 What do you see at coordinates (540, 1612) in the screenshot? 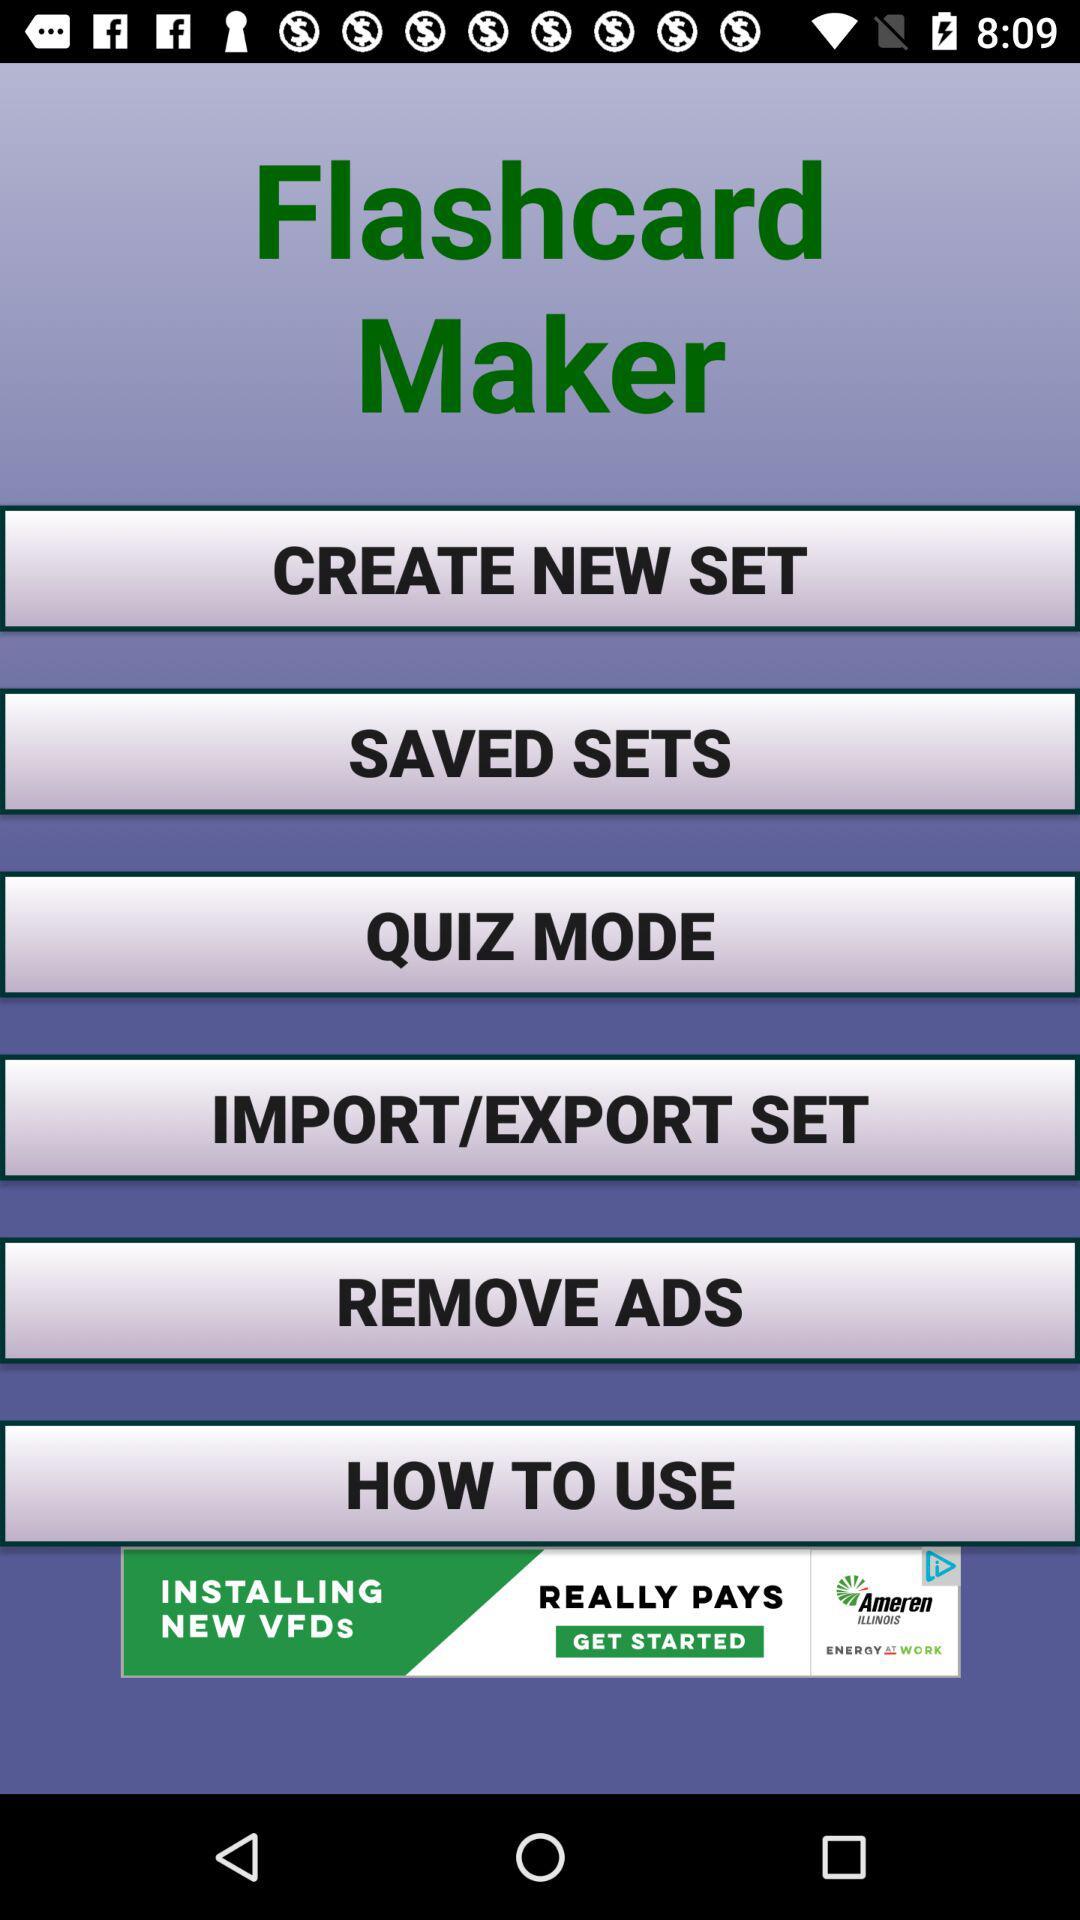
I see `advertisement page` at bounding box center [540, 1612].